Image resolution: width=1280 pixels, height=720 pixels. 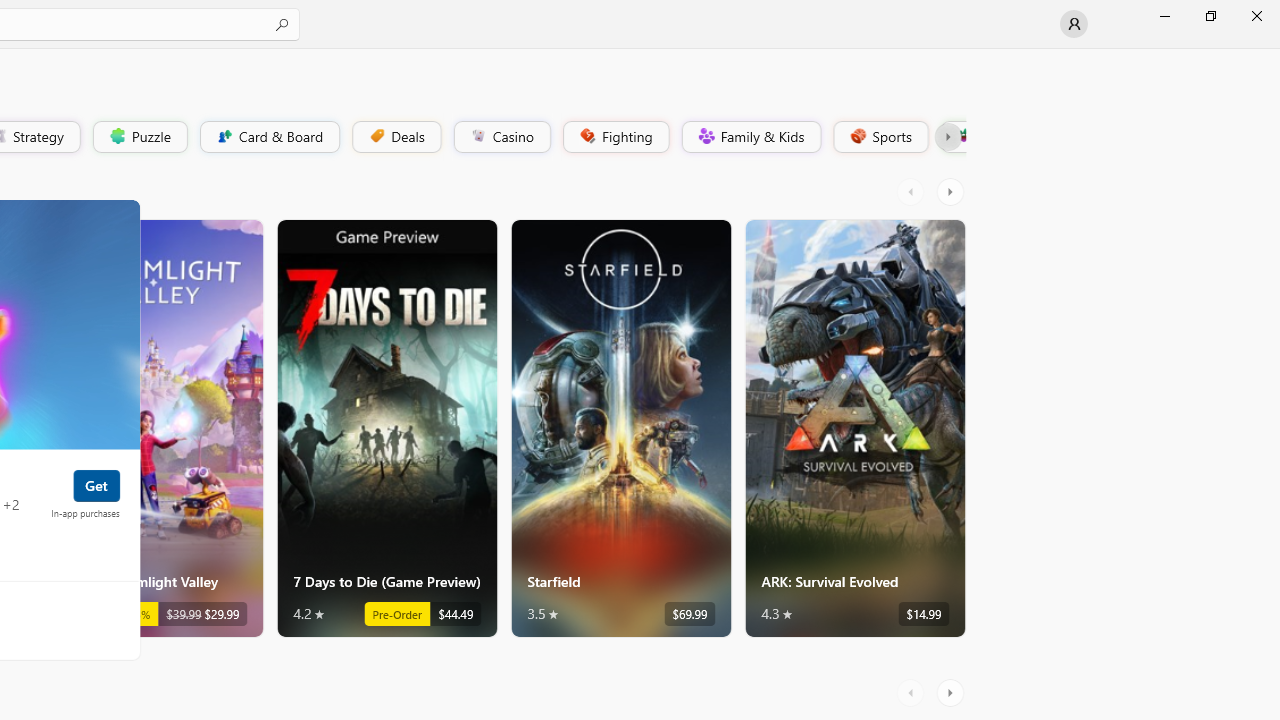 I want to click on 'Card & Board', so click(x=267, y=135).